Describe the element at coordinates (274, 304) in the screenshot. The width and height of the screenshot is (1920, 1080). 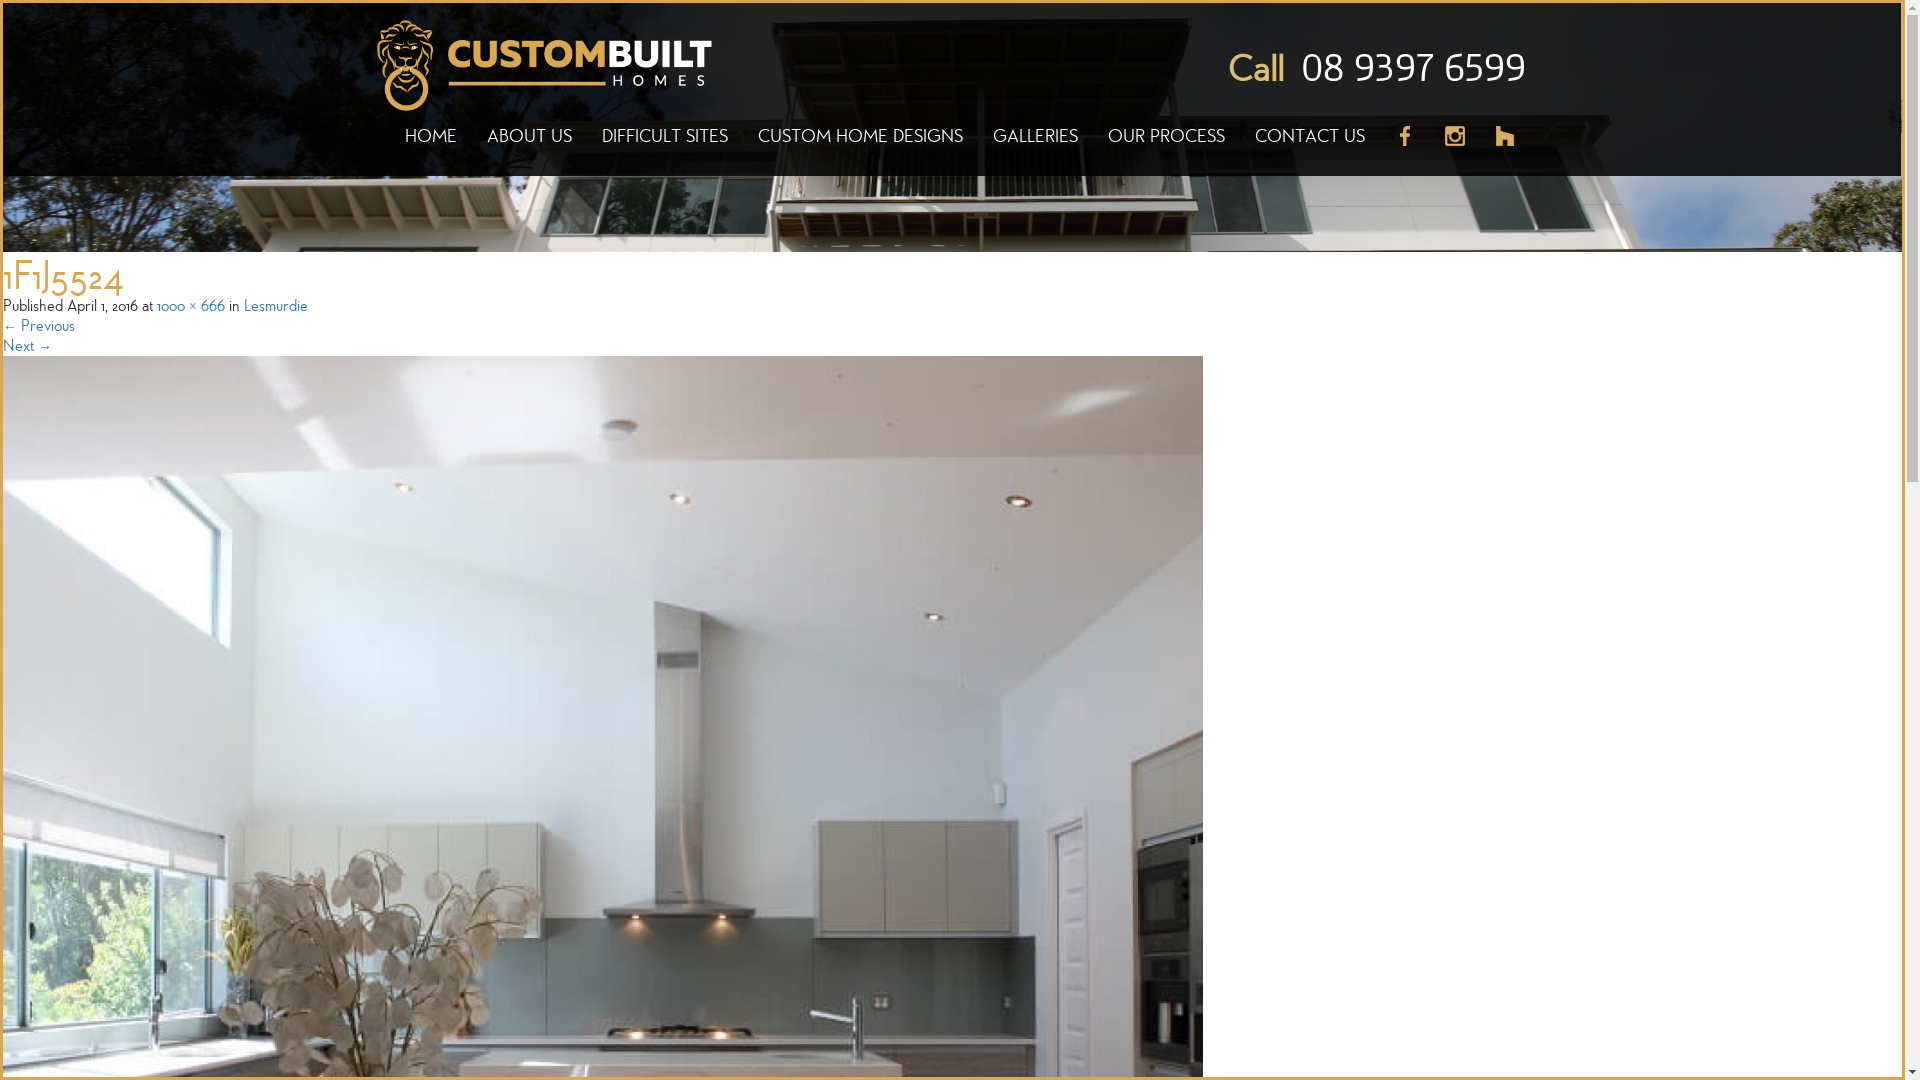
I see `'Lesmurdie'` at that location.